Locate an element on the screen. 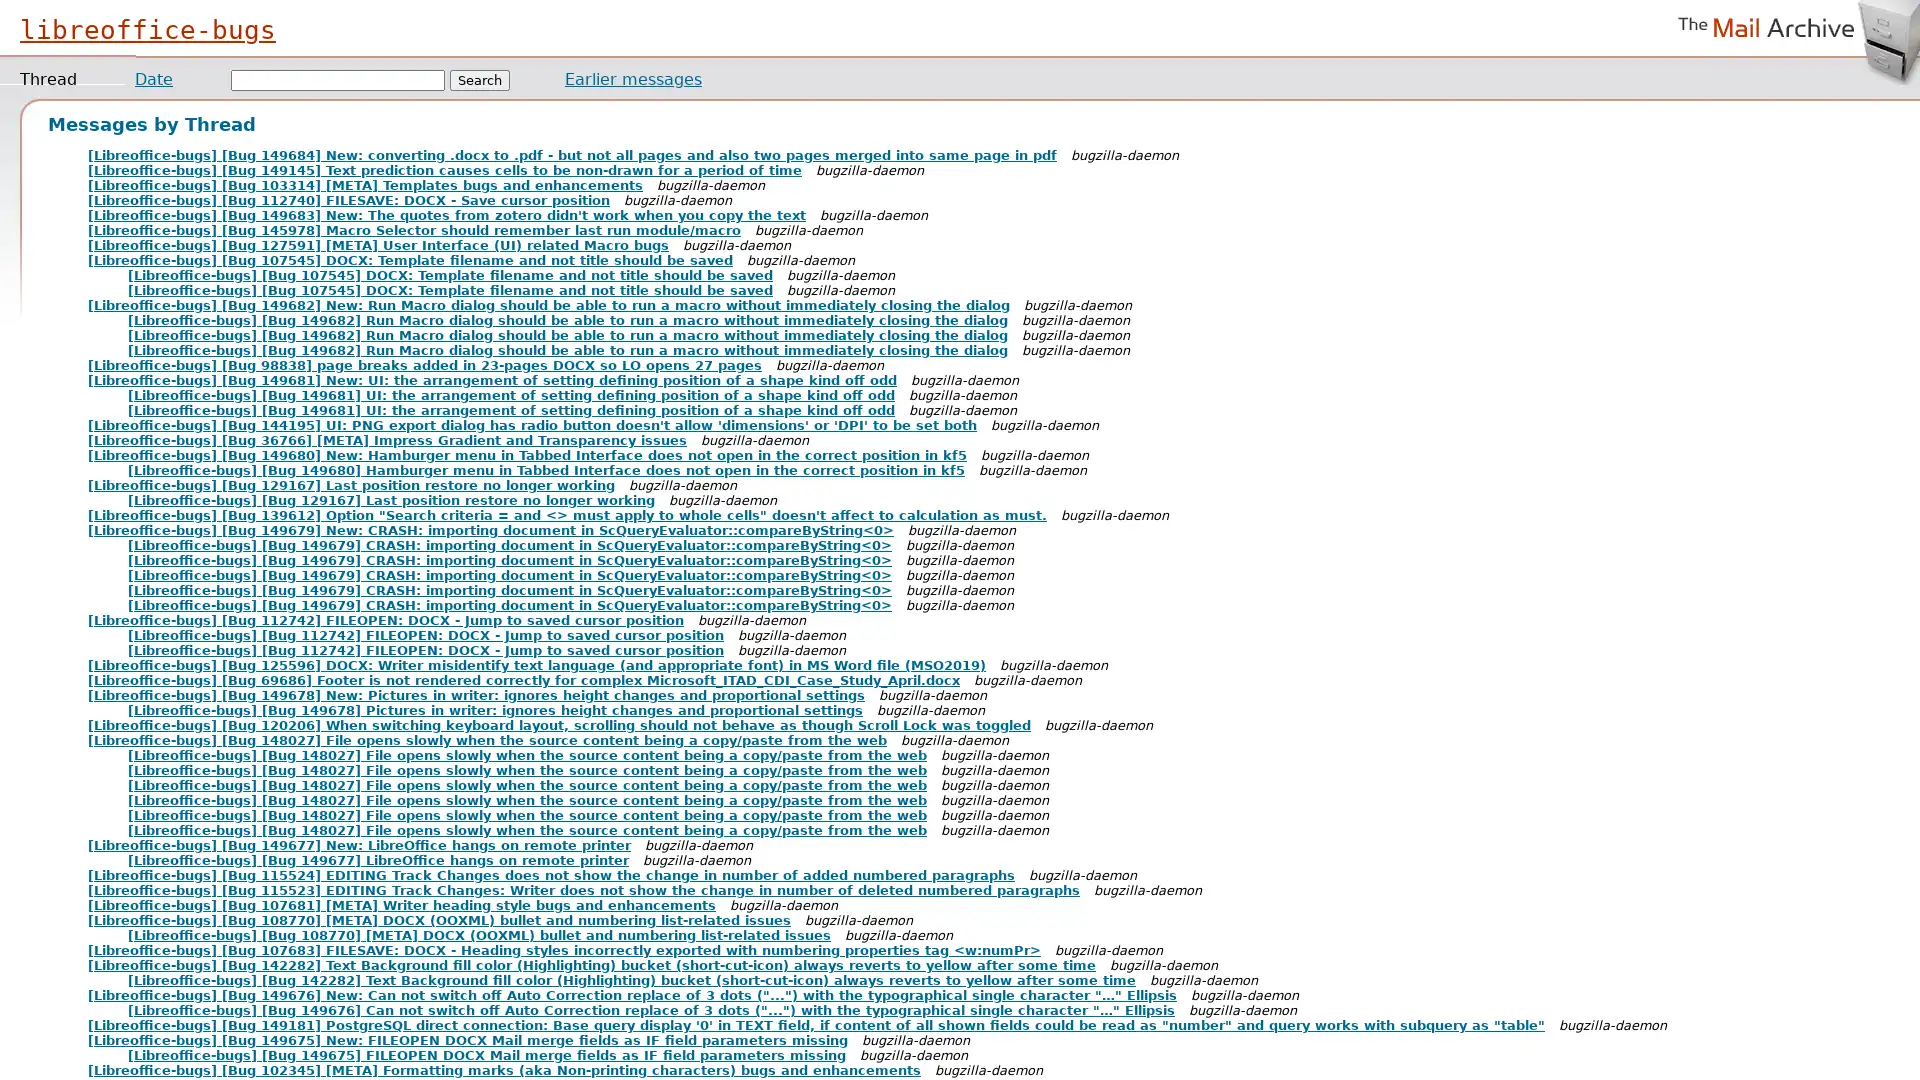 This screenshot has height=1080, width=1920. Search is located at coordinates (480, 79).